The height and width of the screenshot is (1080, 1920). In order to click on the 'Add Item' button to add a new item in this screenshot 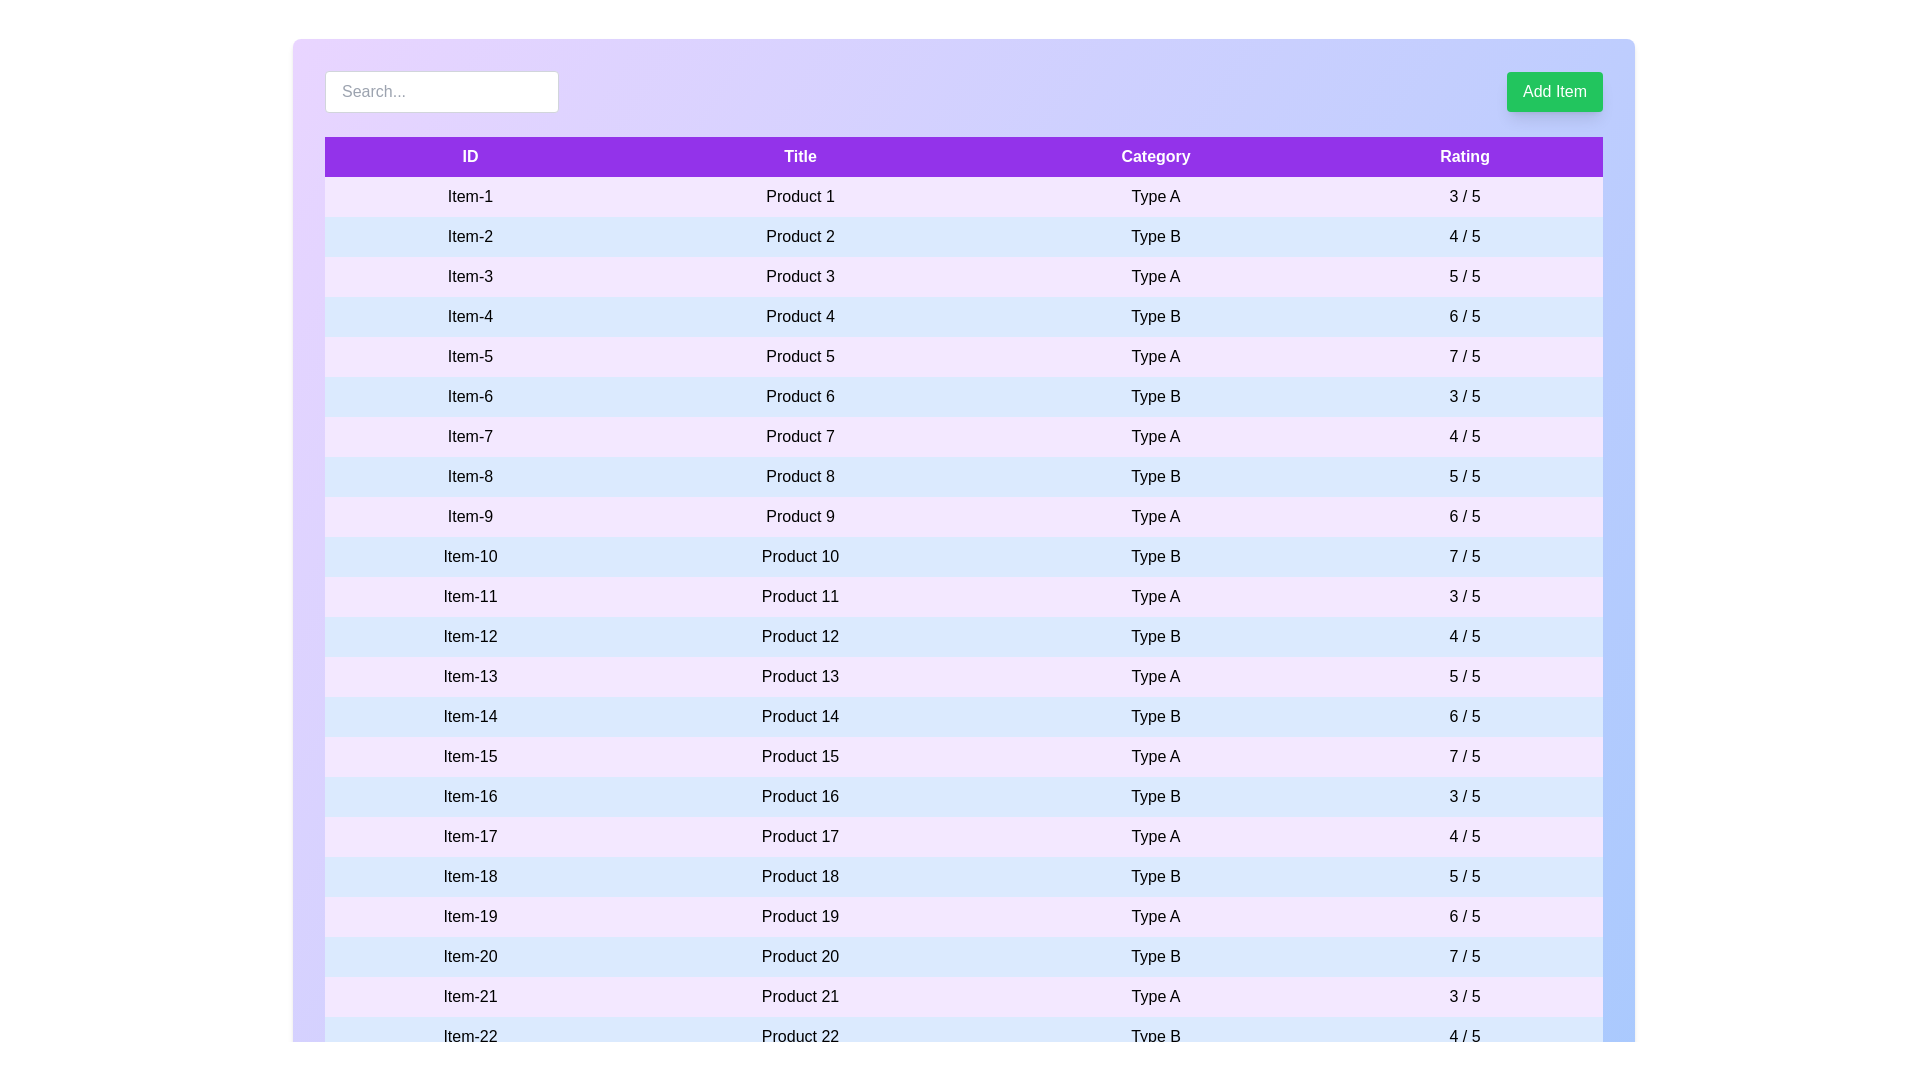, I will do `click(1554, 92)`.